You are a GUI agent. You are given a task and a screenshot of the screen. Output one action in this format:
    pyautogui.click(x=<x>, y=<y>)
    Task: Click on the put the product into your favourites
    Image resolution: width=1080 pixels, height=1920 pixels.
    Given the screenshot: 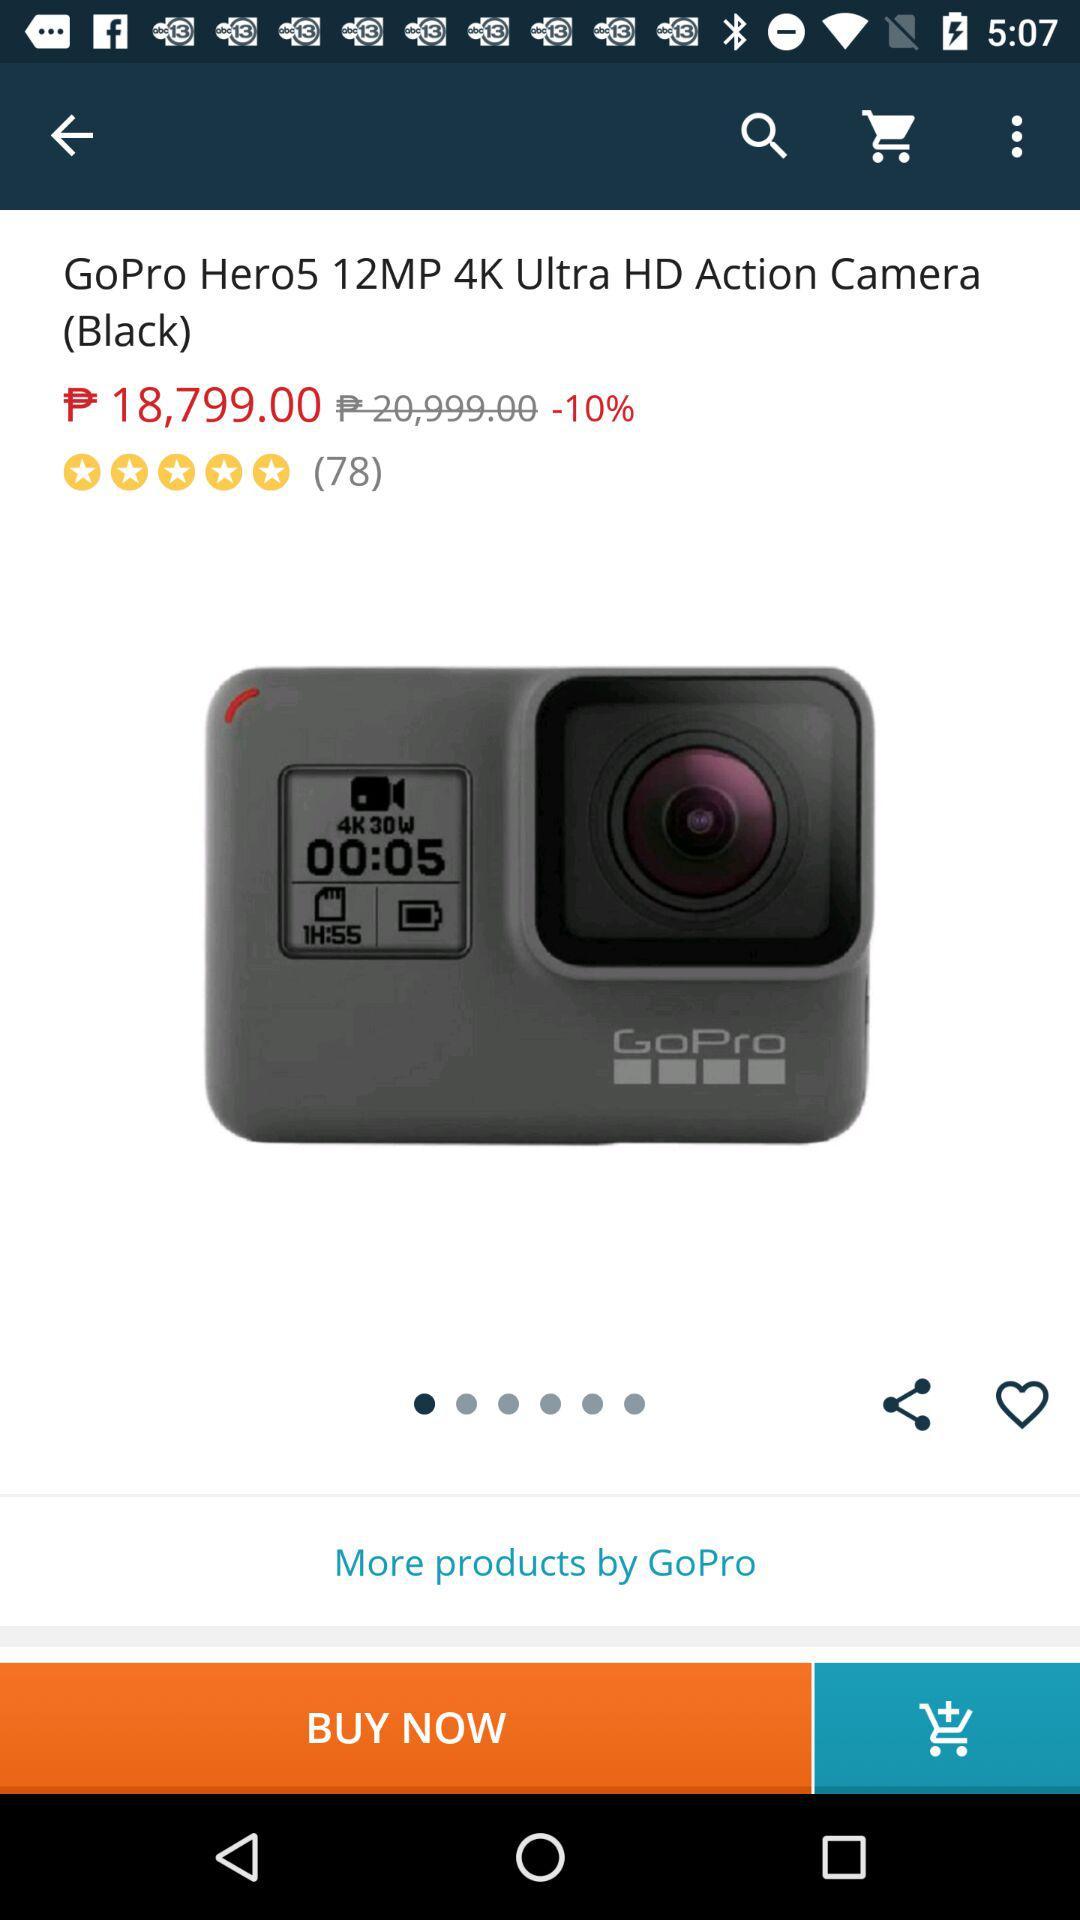 What is the action you would take?
    pyautogui.click(x=1022, y=1403)
    